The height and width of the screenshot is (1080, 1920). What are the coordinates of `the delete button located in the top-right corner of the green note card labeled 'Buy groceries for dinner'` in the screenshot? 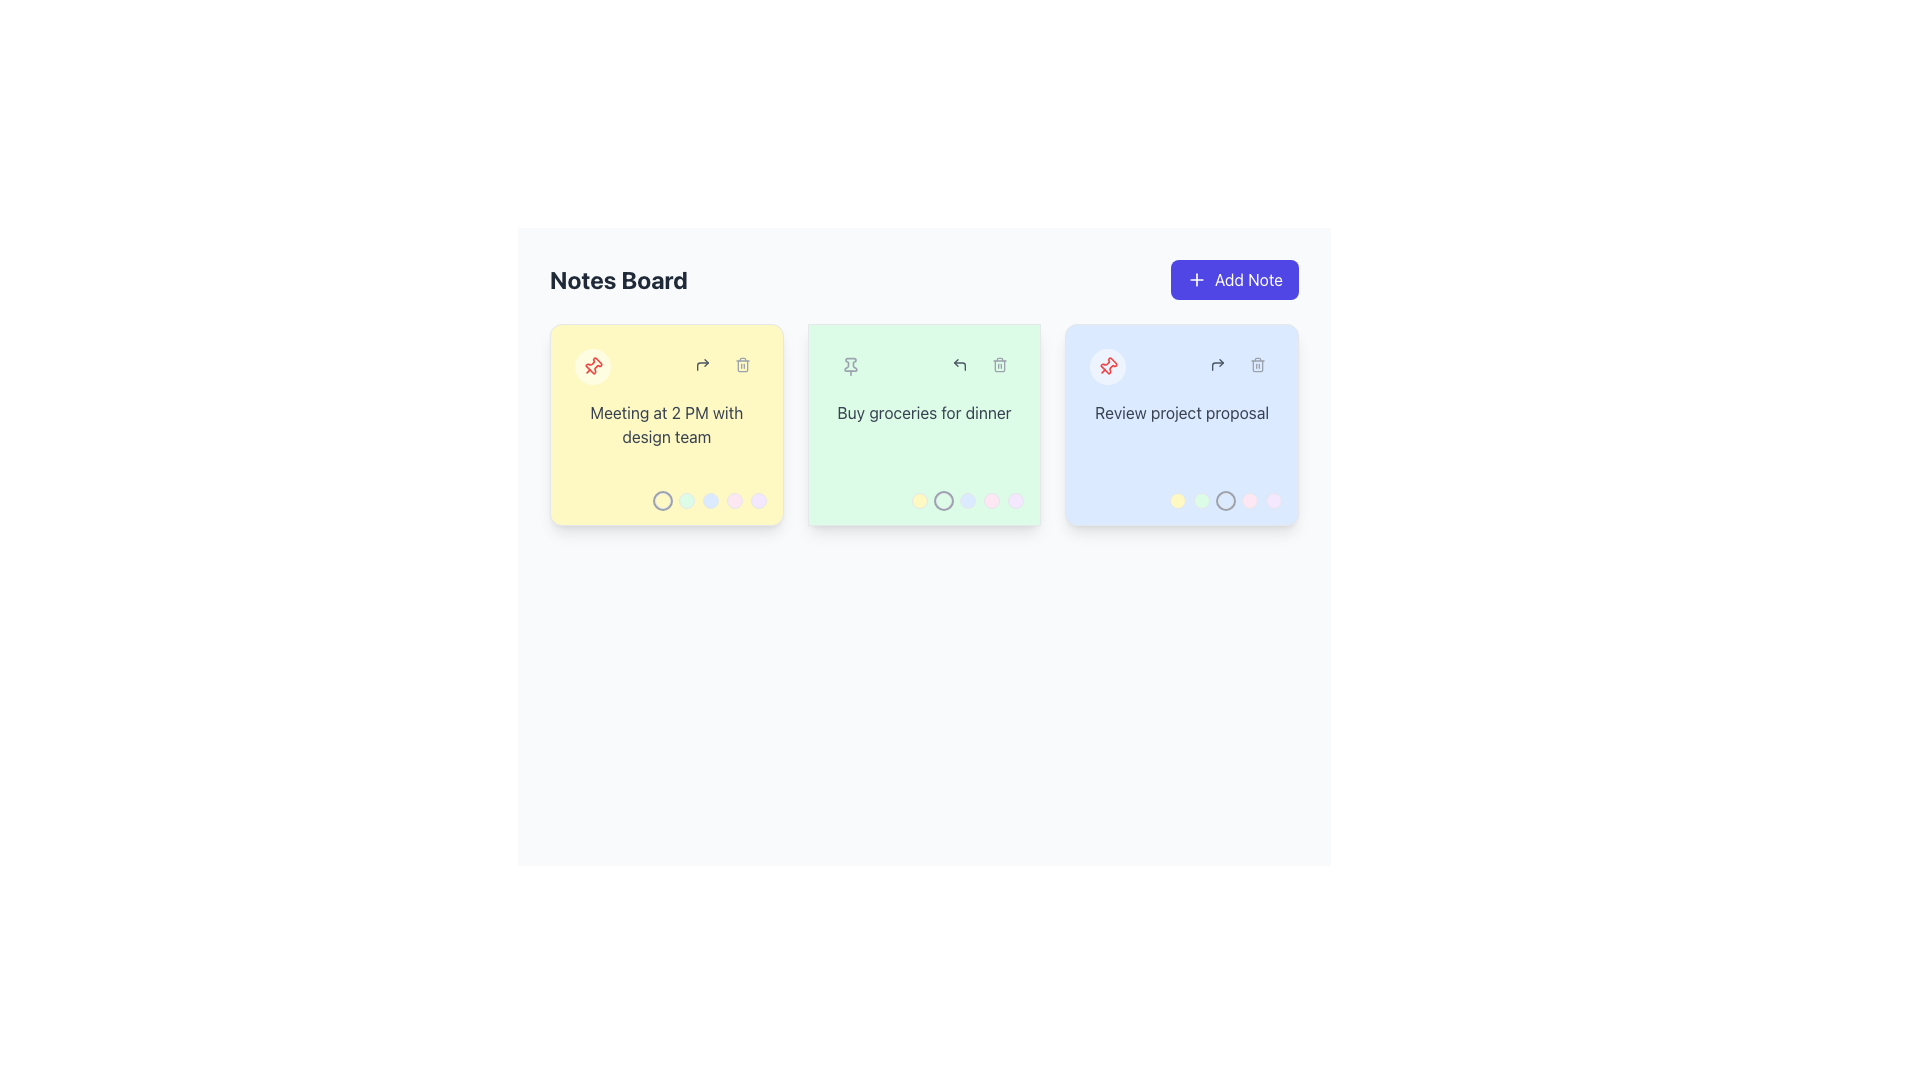 It's located at (999, 365).